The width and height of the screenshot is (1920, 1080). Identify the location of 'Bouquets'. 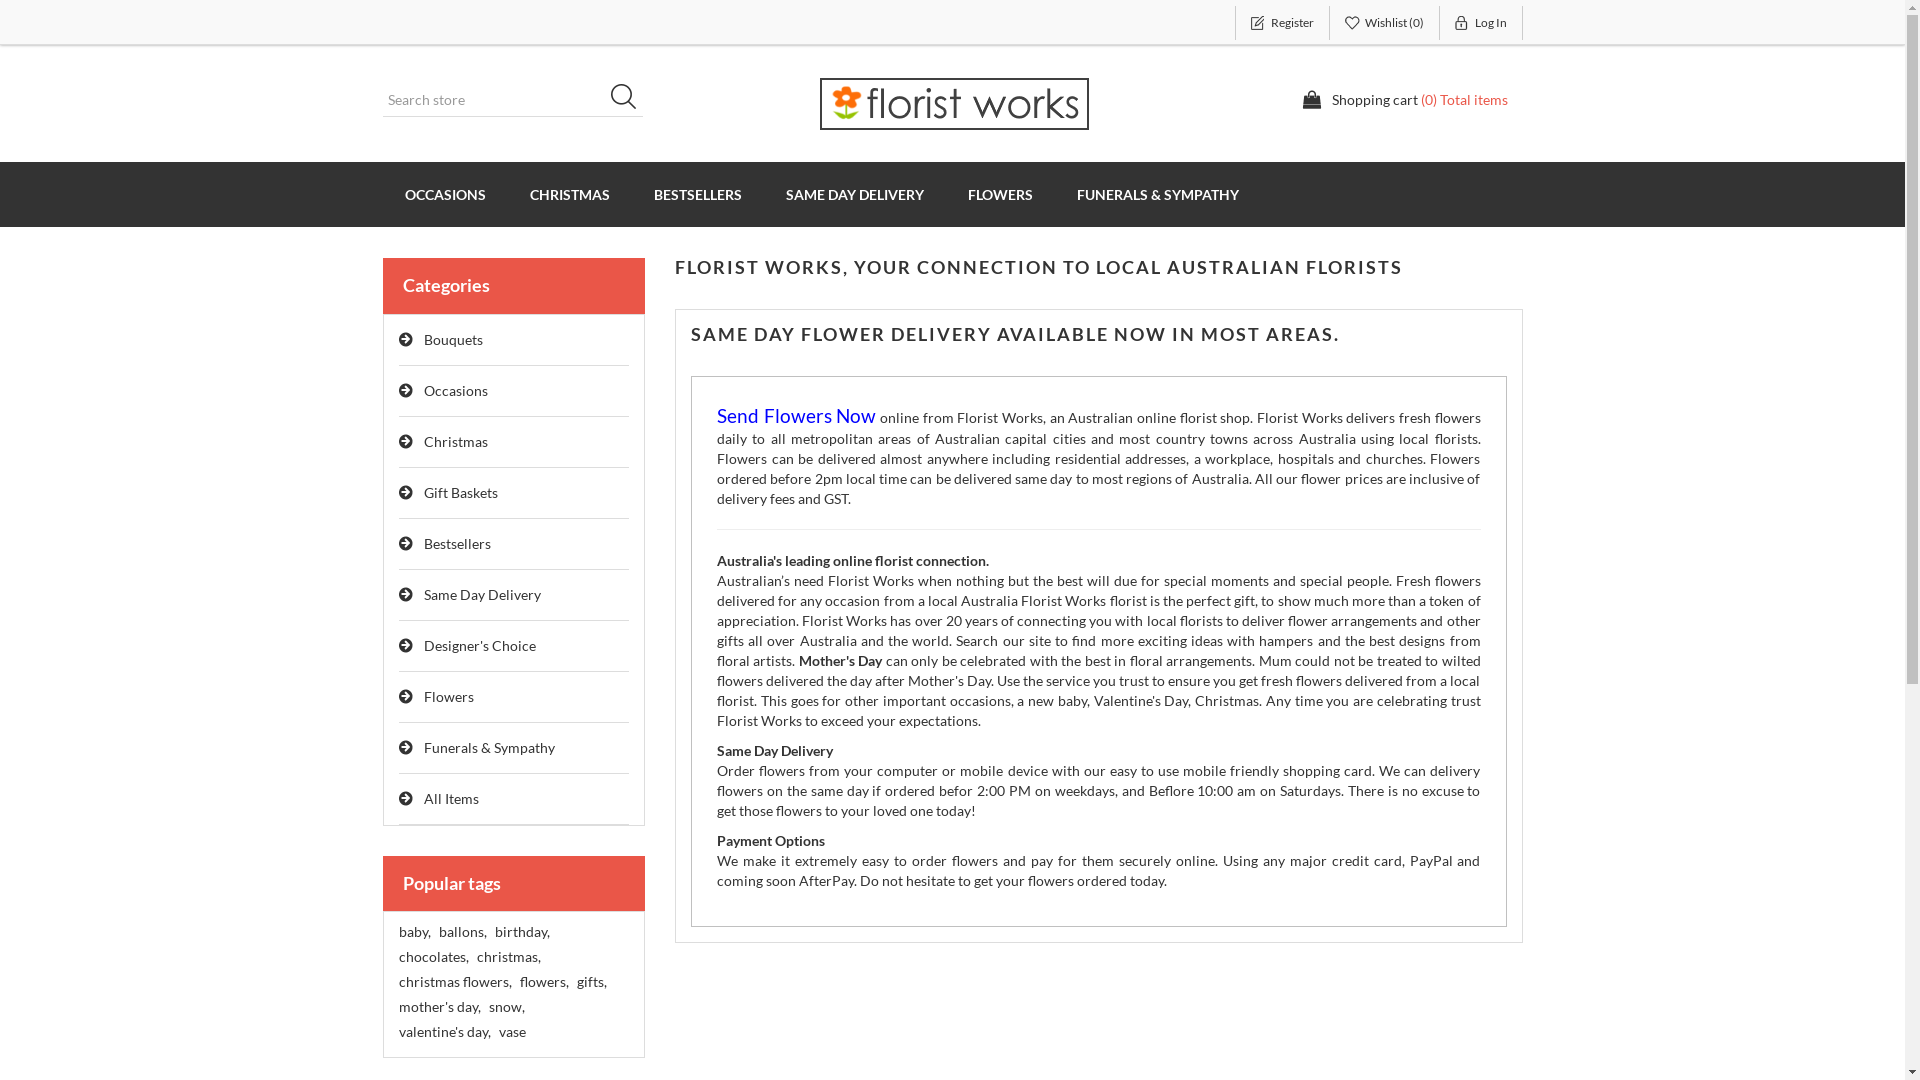
(398, 339).